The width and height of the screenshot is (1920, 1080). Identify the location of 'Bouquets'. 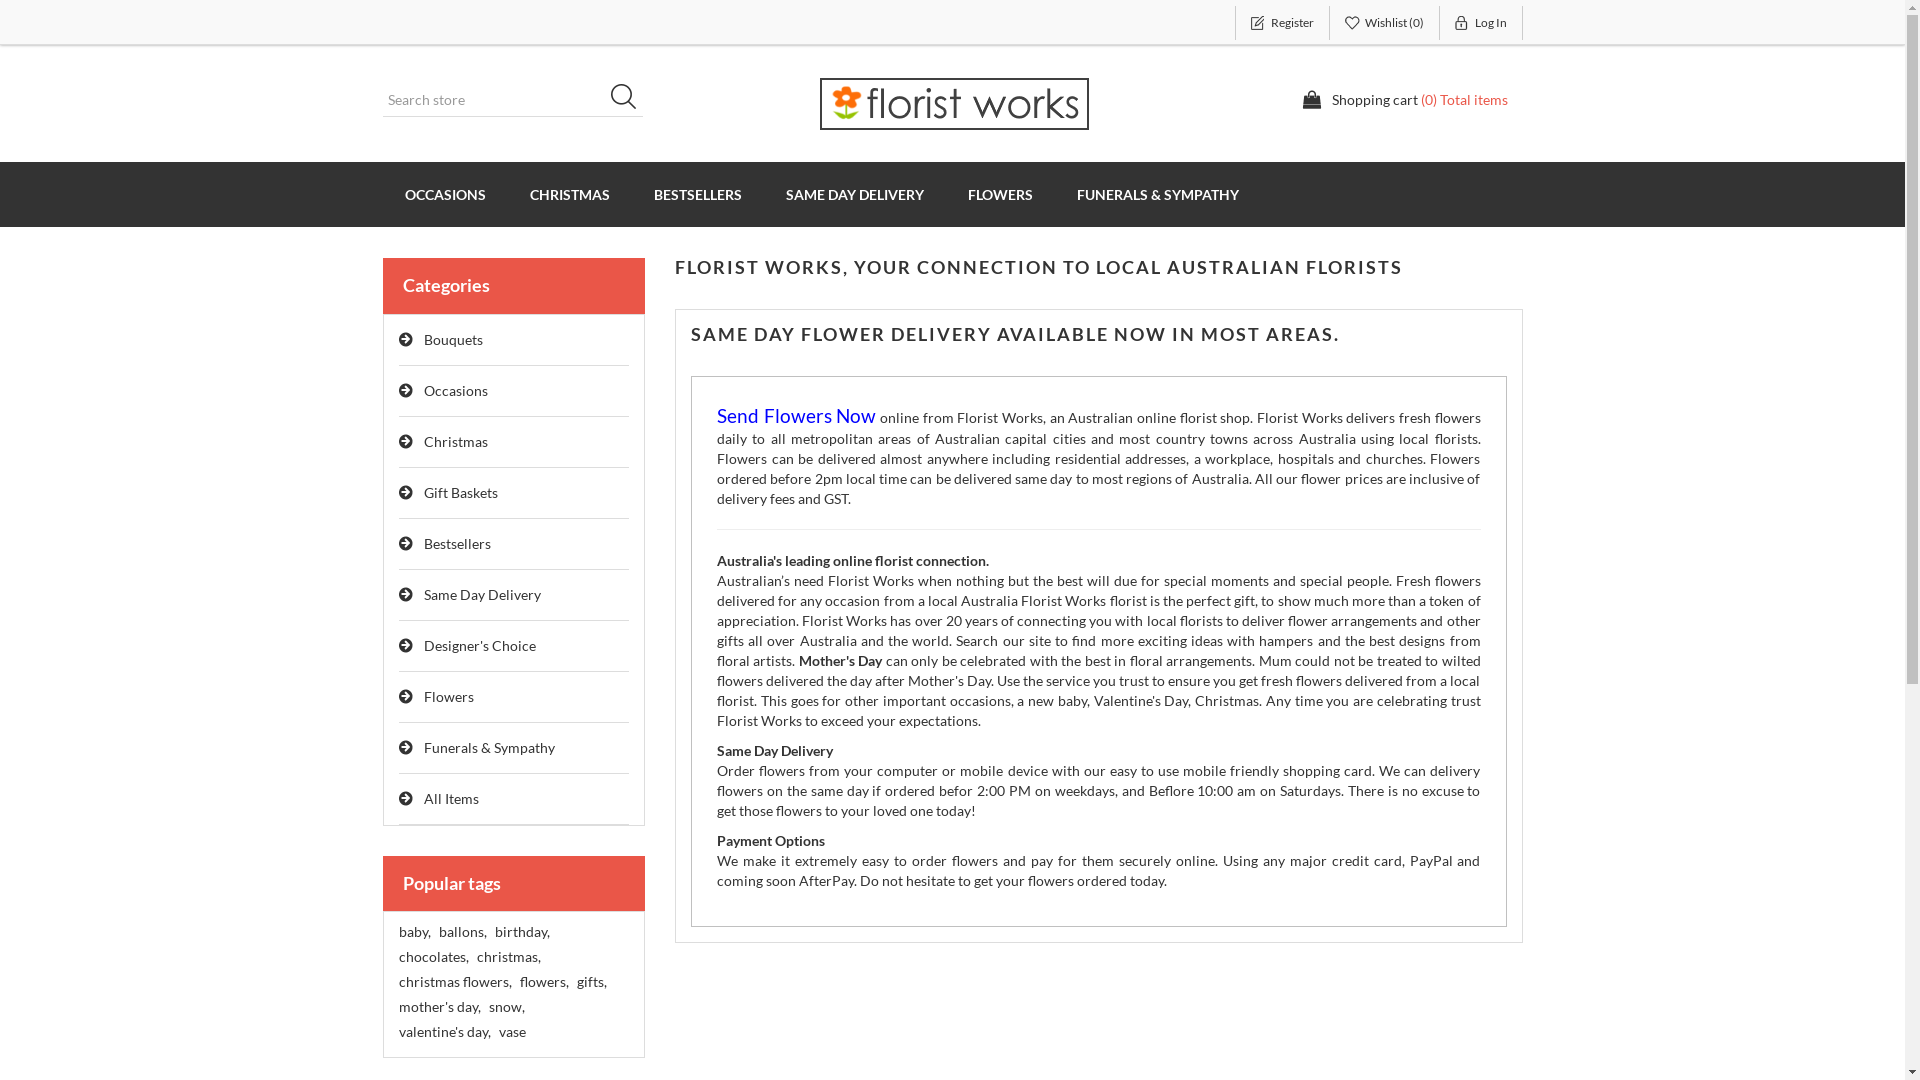
(398, 339).